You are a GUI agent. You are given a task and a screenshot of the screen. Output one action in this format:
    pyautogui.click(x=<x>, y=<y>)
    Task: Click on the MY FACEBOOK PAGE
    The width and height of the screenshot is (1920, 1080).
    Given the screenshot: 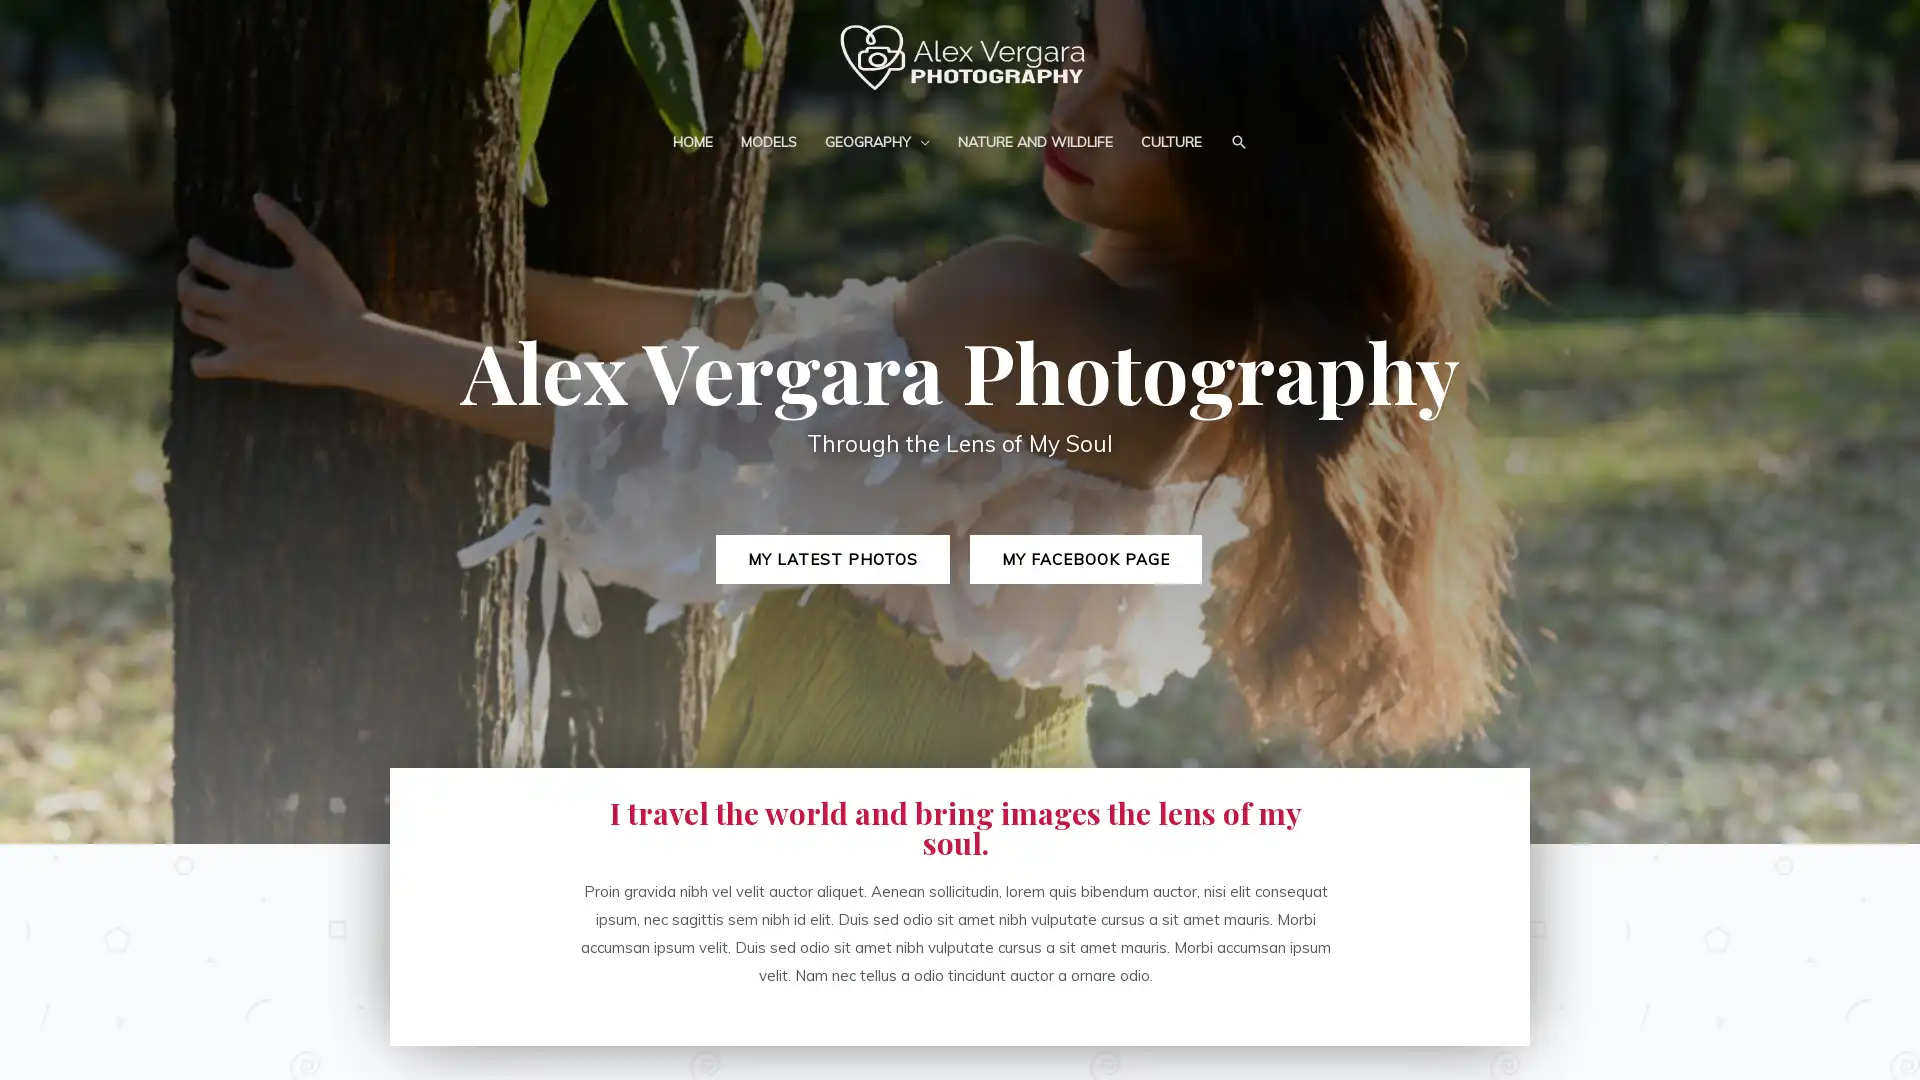 What is the action you would take?
    pyautogui.click(x=1084, y=559)
    